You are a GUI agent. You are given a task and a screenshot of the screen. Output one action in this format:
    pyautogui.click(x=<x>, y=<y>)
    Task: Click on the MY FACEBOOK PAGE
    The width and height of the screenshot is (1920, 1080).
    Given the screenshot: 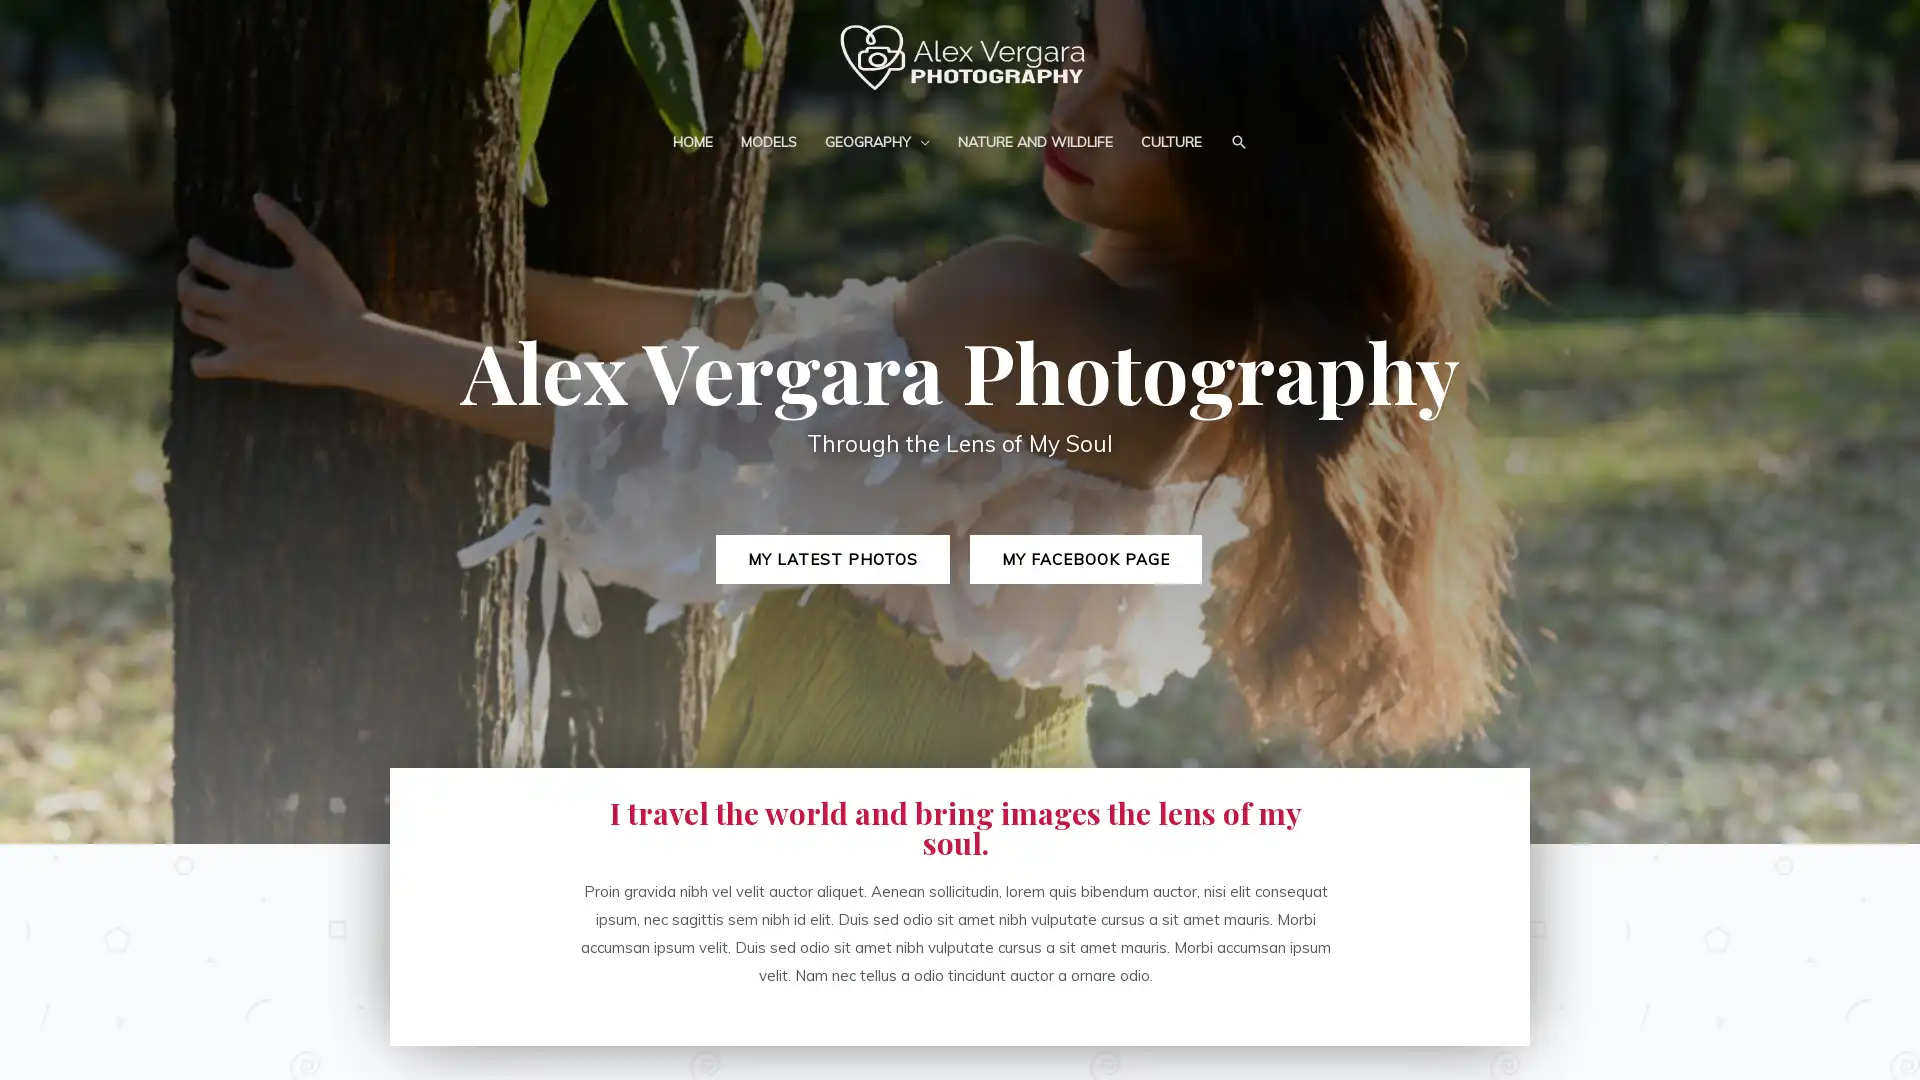 What is the action you would take?
    pyautogui.click(x=1084, y=559)
    